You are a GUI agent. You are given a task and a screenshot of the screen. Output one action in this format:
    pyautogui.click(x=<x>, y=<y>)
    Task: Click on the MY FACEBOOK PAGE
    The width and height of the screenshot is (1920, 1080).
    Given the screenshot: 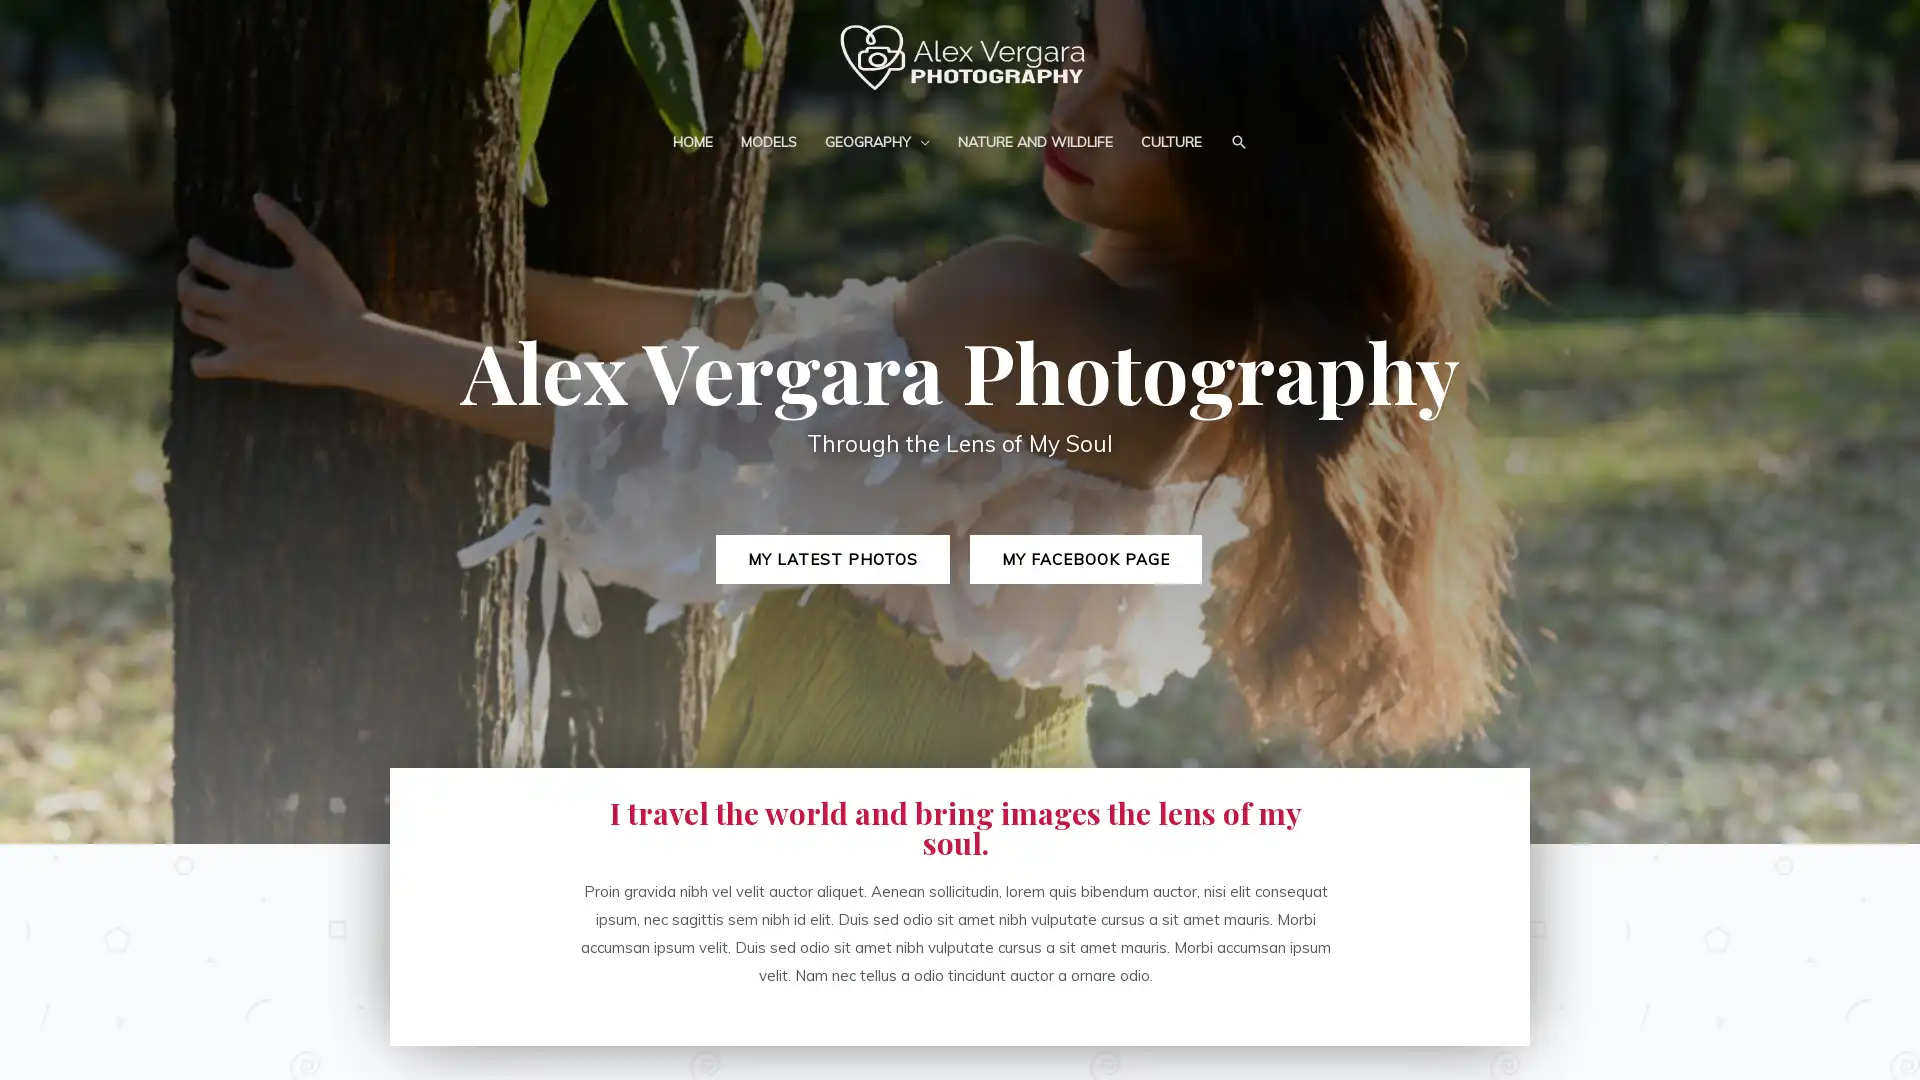 What is the action you would take?
    pyautogui.click(x=1084, y=559)
    